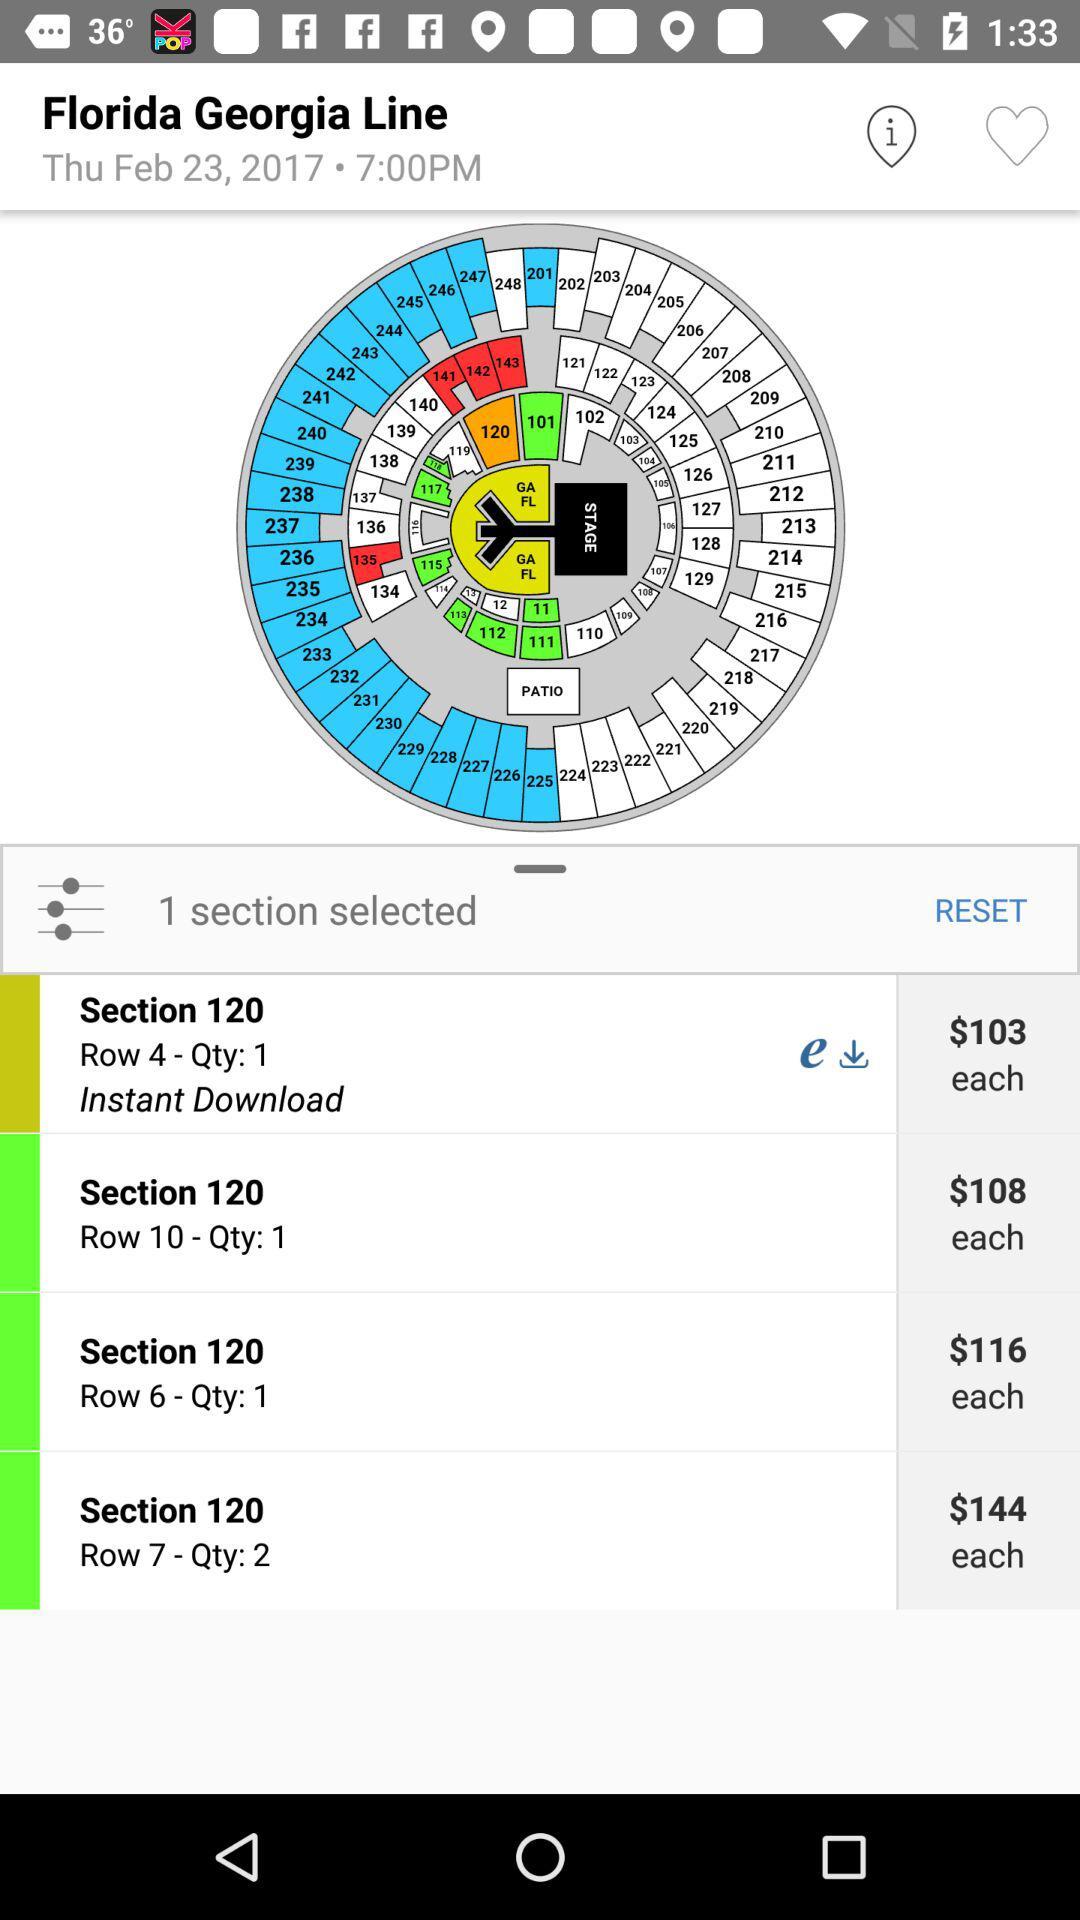 Image resolution: width=1080 pixels, height=1920 pixels. What do you see at coordinates (979, 908) in the screenshot?
I see `the icon above $103 item` at bounding box center [979, 908].